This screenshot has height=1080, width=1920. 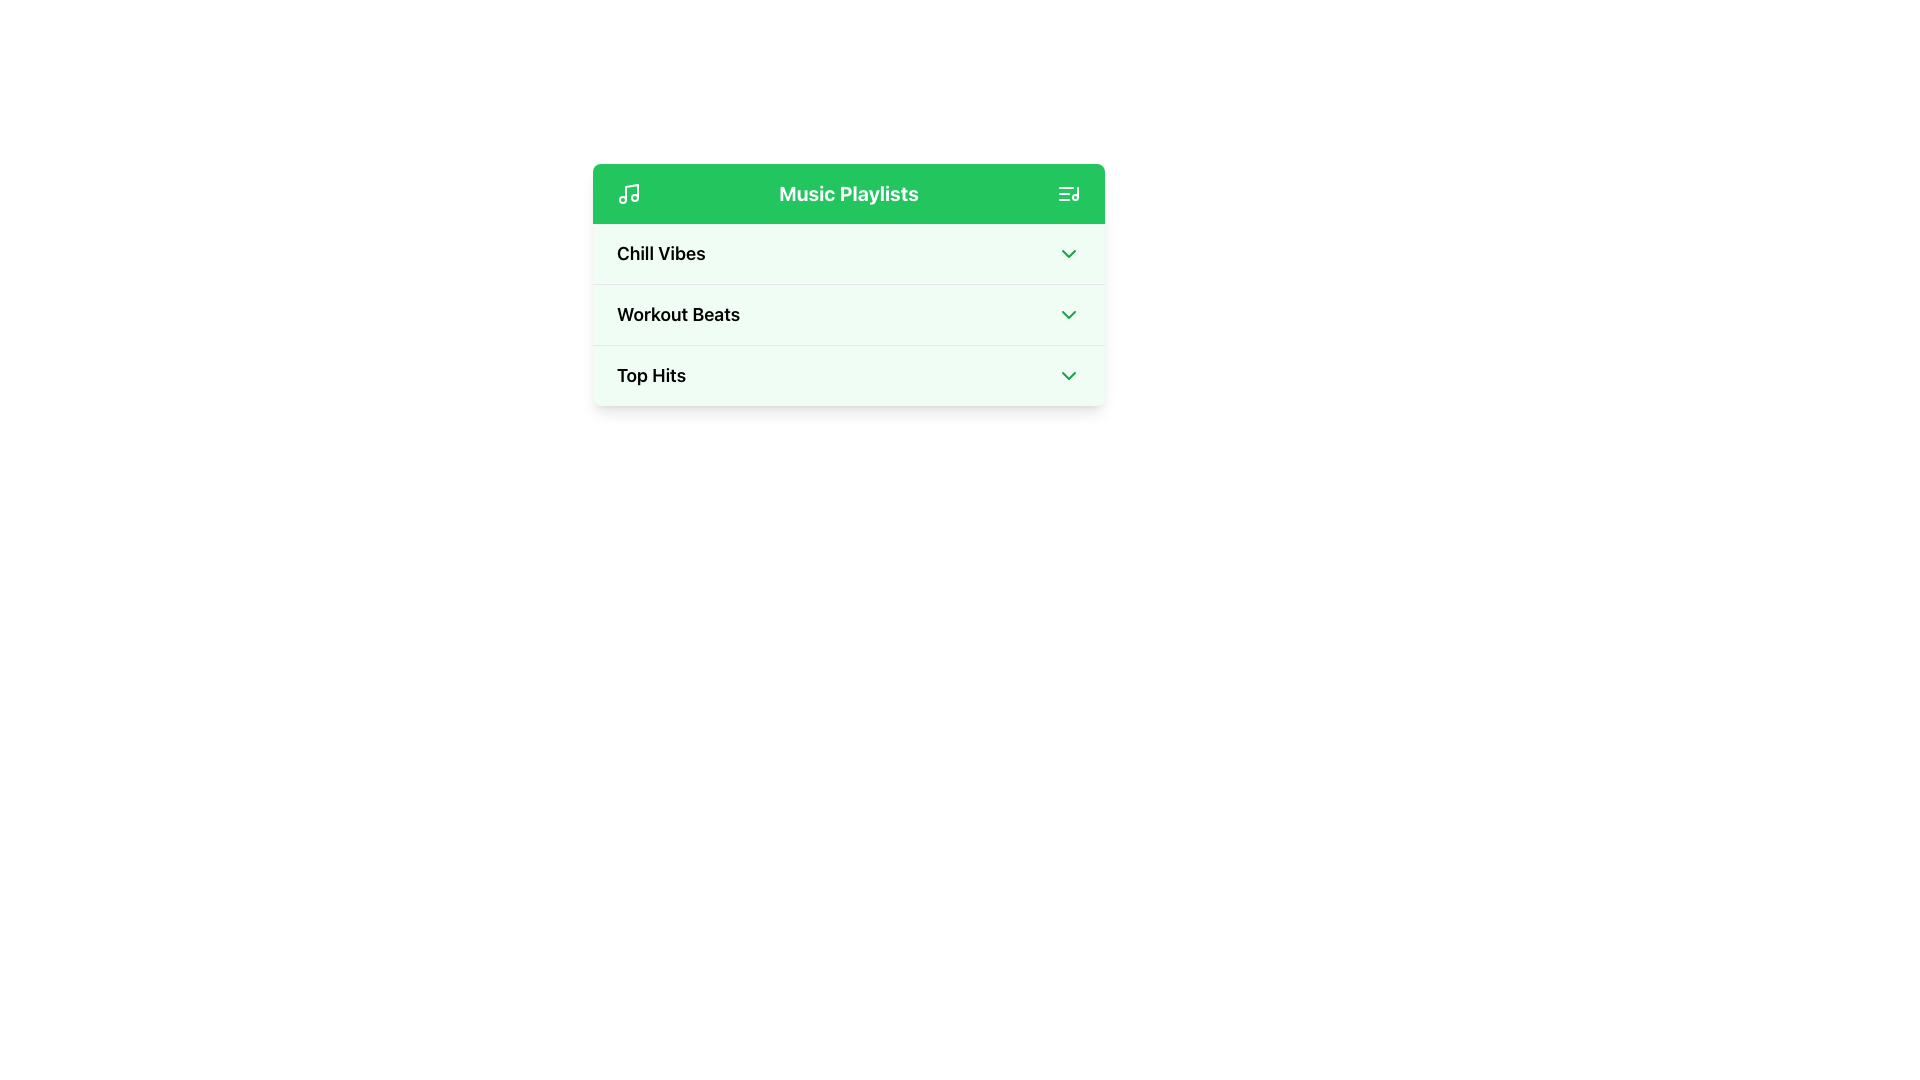 I want to click on the vertical segment of the musical note SVG icon located in the green header of the 'Music Playlists' card, positioned to the left of the text 'Music Playlists', so click(x=631, y=192).